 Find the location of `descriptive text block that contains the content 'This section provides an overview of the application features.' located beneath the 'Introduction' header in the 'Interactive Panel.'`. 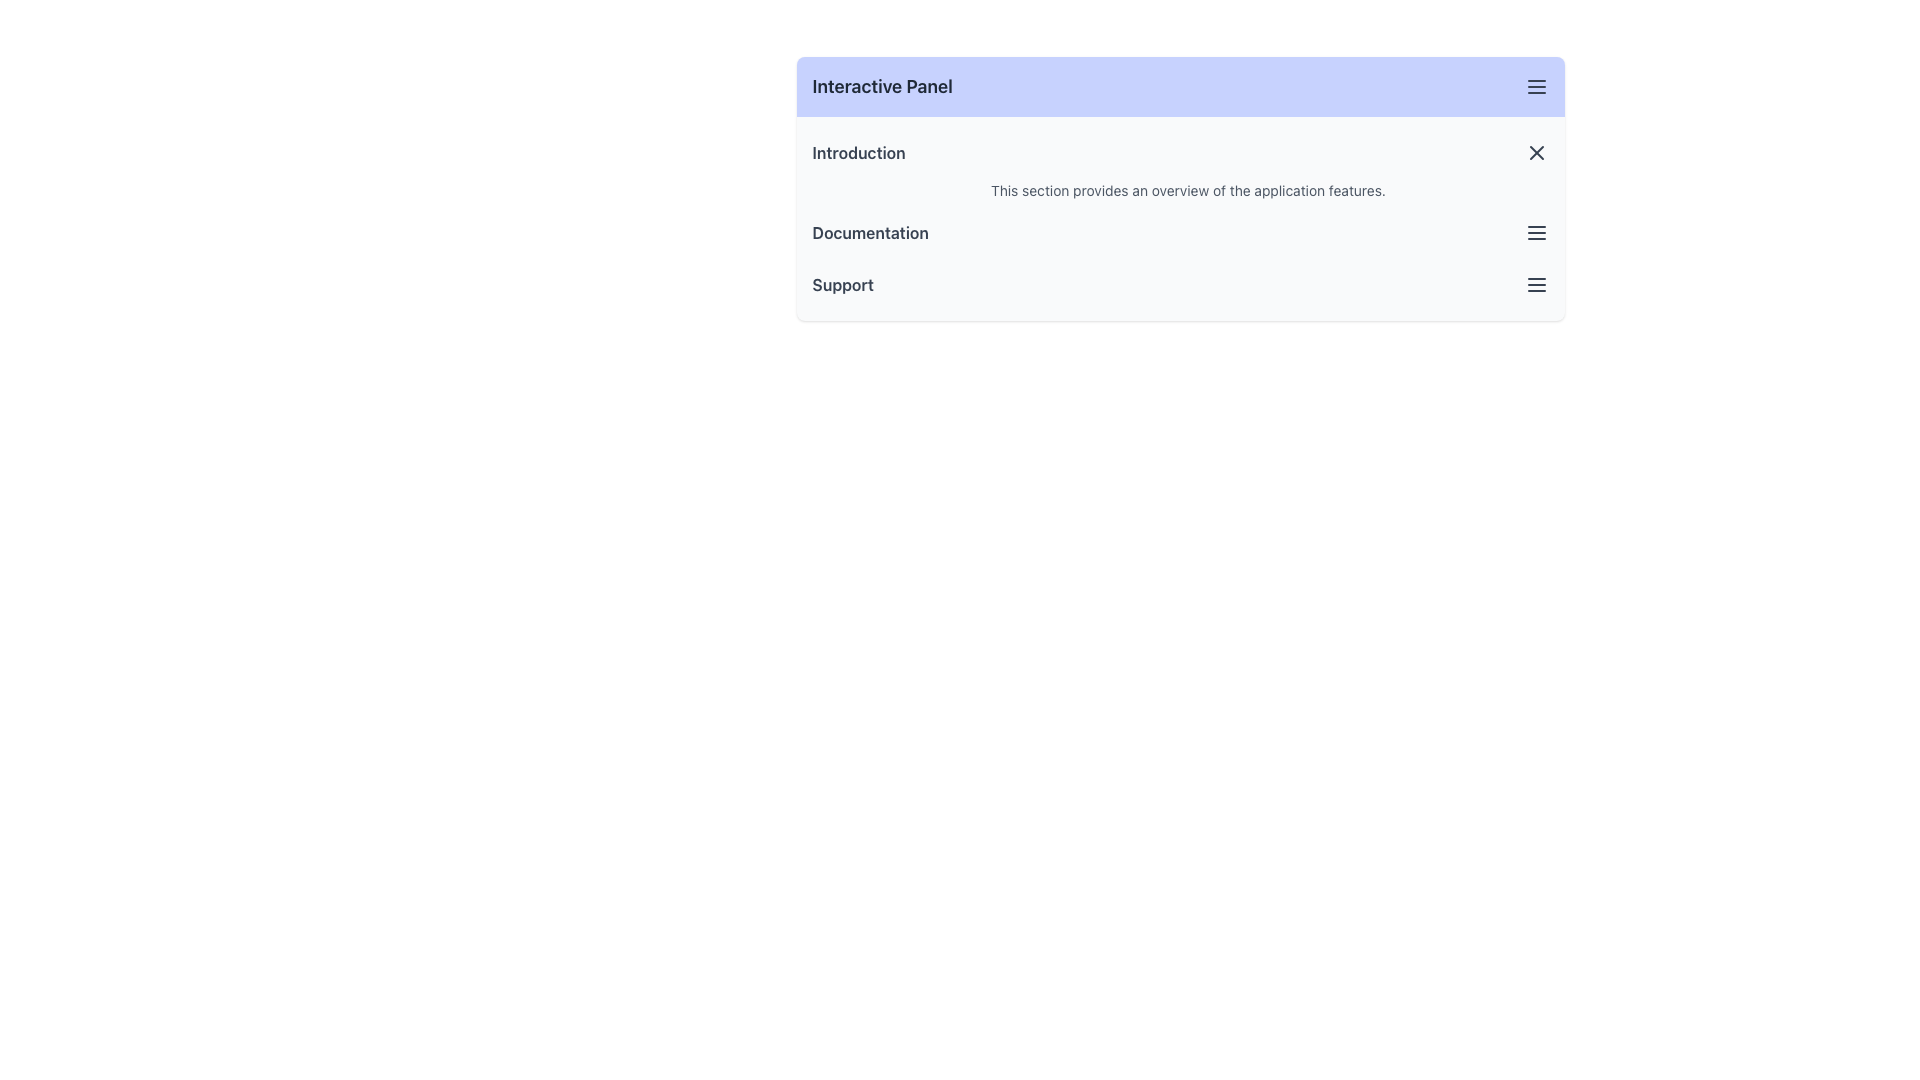

descriptive text block that contains the content 'This section provides an overview of the application features.' located beneath the 'Introduction' header in the 'Interactive Panel.' is located at coordinates (1180, 191).